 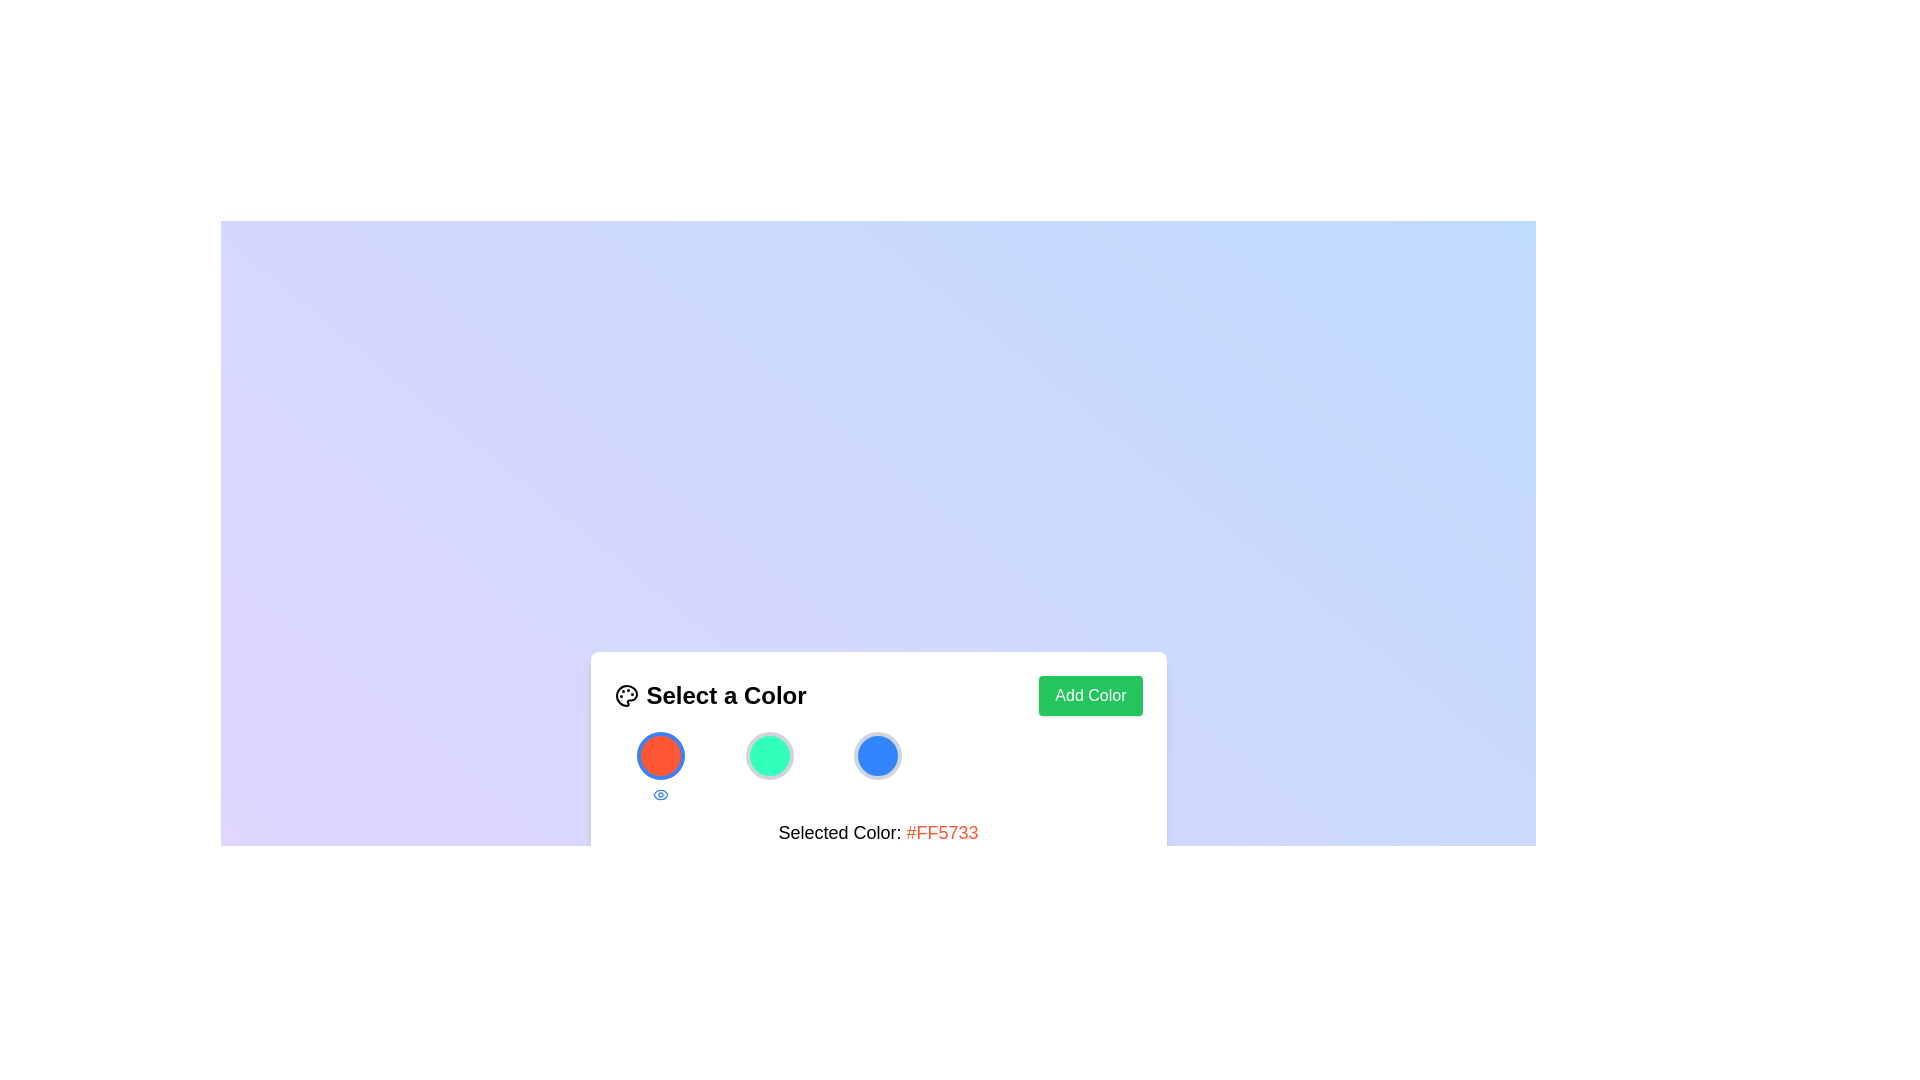 I want to click on text label that indicates the currently selected color, which is centered horizontally underneath the row of circular color options, so click(x=878, y=832).